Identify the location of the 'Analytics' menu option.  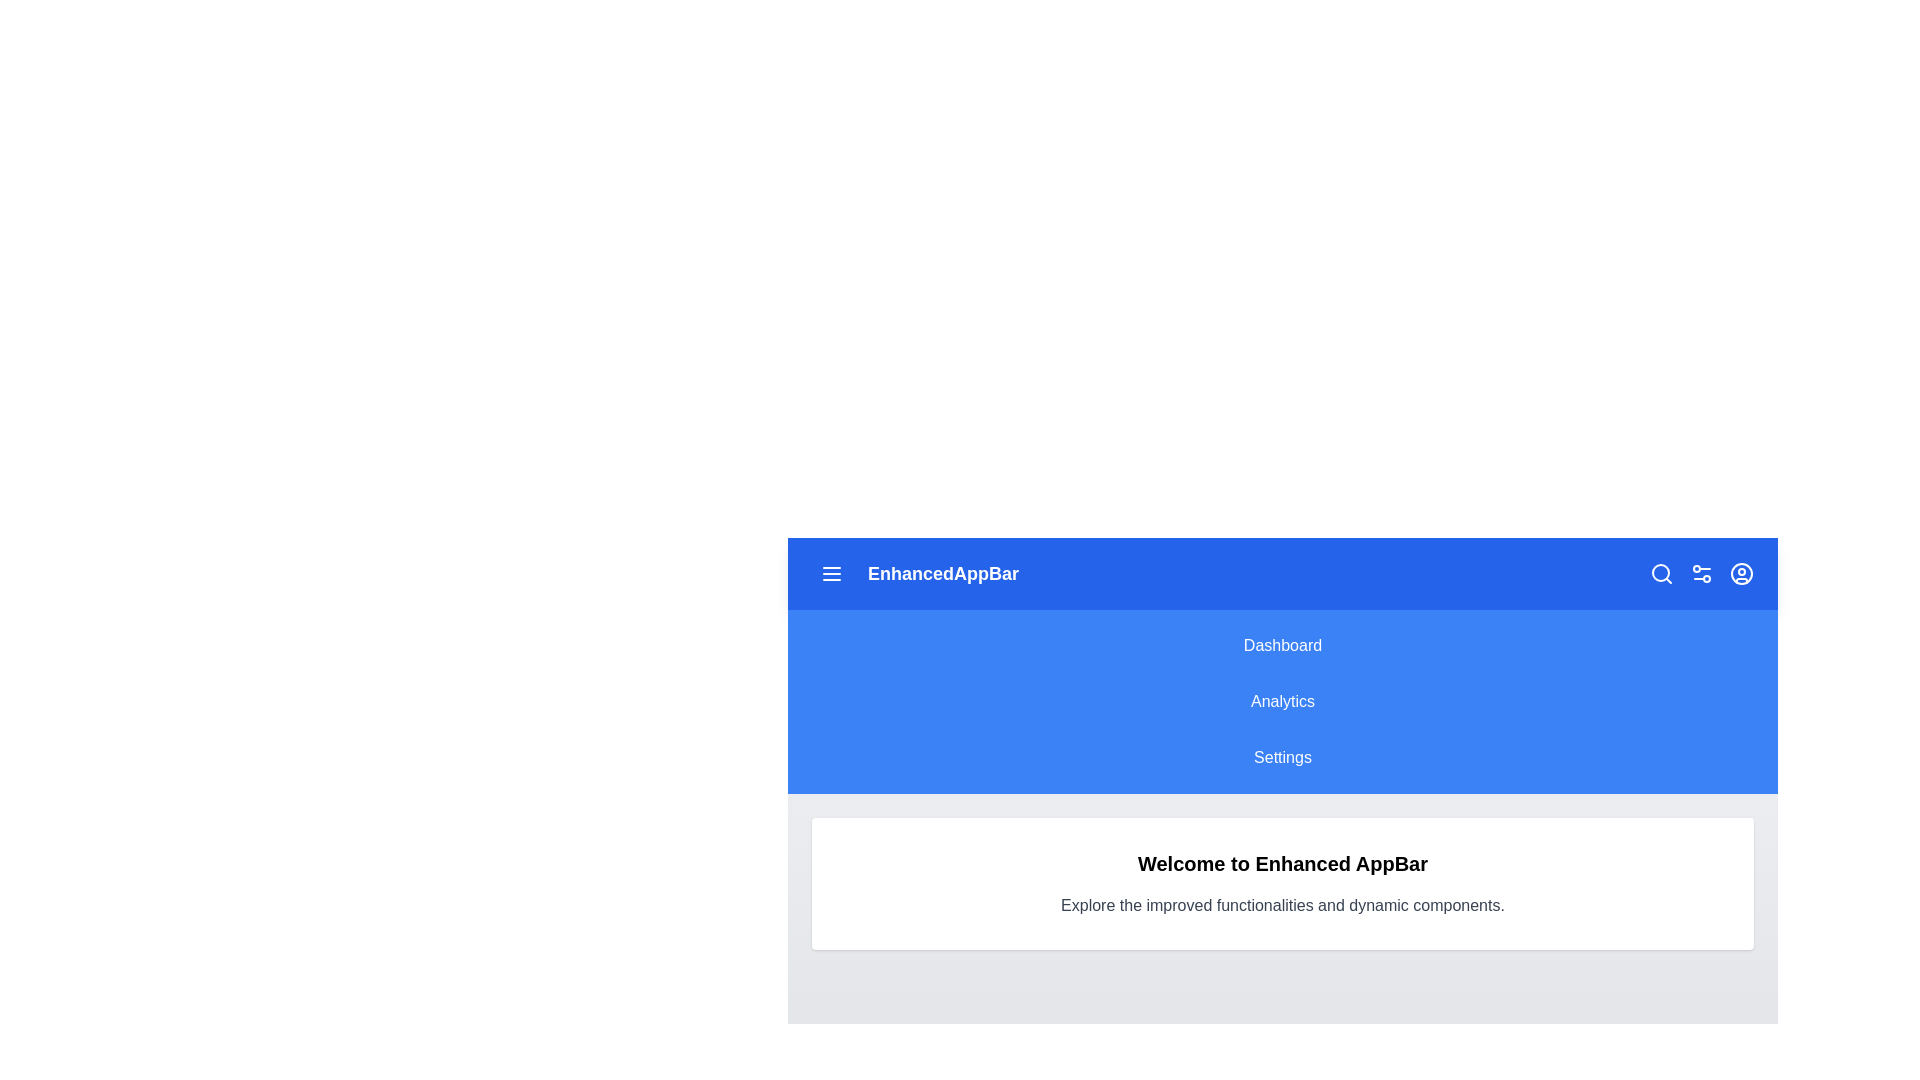
(1282, 701).